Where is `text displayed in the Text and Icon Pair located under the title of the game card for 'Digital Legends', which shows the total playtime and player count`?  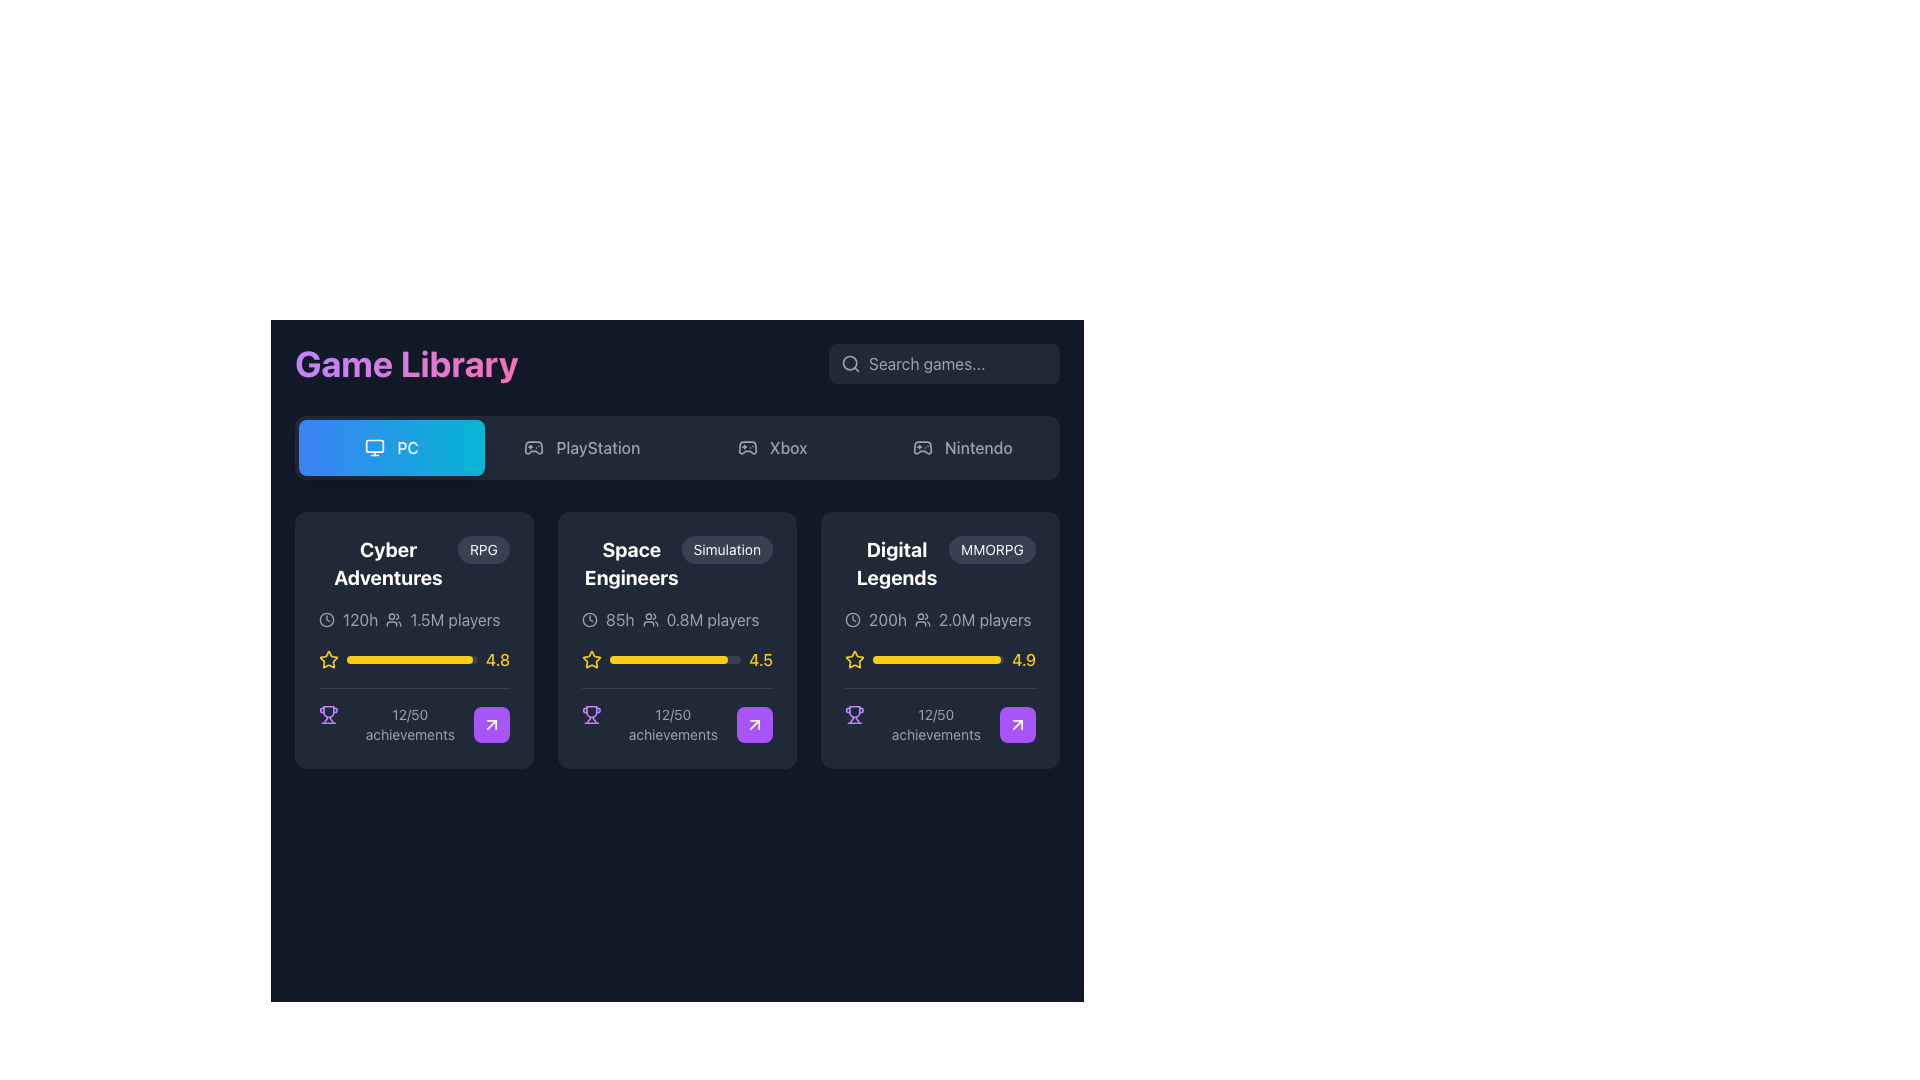
text displayed in the Text and Icon Pair located under the title of the game card for 'Digital Legends', which shows the total playtime and player count is located at coordinates (939, 619).